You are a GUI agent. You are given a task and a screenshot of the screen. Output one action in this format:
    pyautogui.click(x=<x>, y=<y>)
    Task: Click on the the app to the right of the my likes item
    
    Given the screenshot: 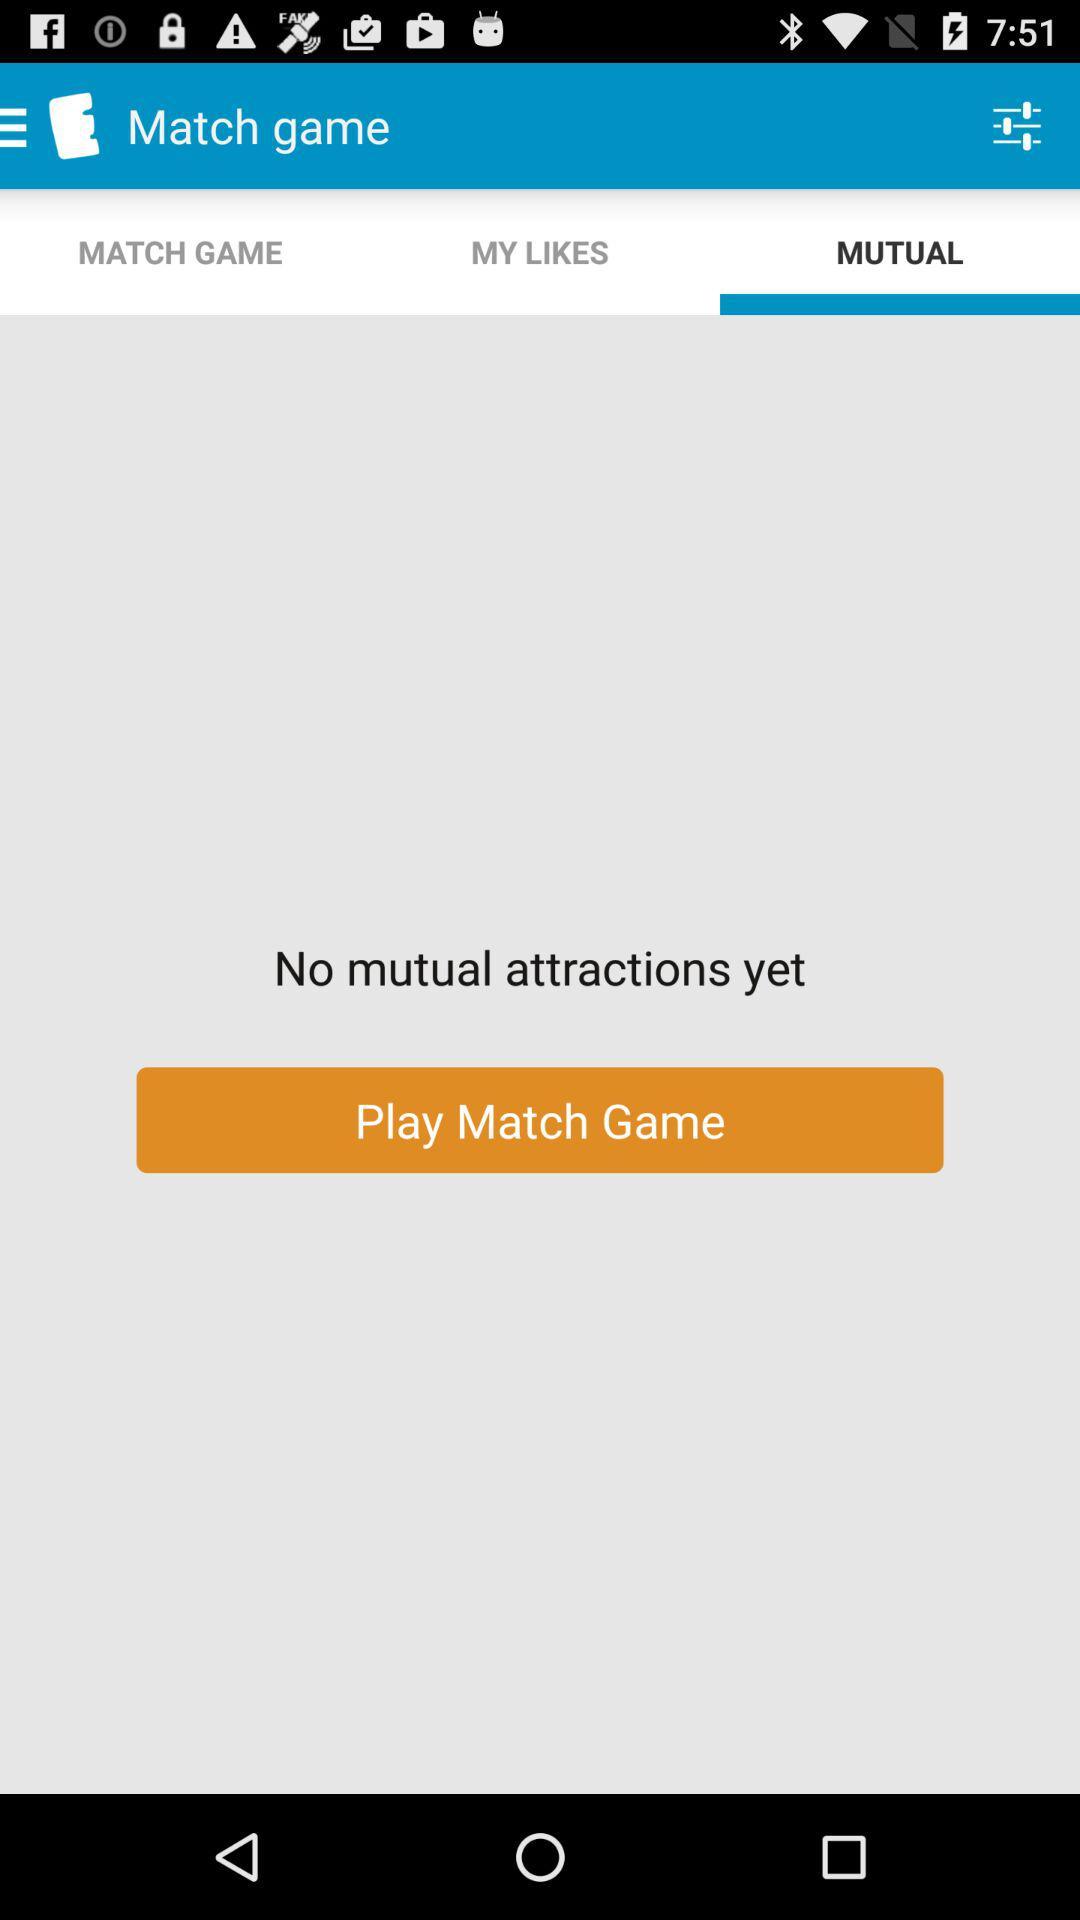 What is the action you would take?
    pyautogui.click(x=1017, y=124)
    